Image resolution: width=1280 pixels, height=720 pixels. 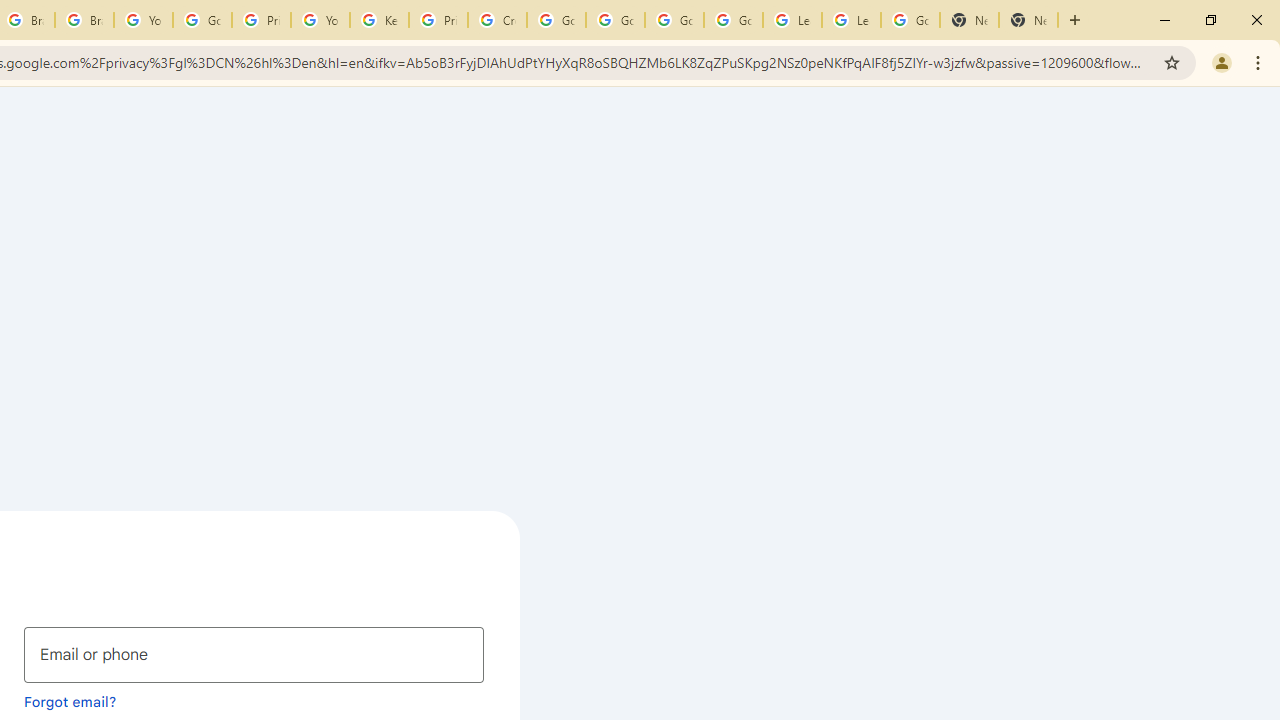 I want to click on 'Google Account Help', so click(x=614, y=20).